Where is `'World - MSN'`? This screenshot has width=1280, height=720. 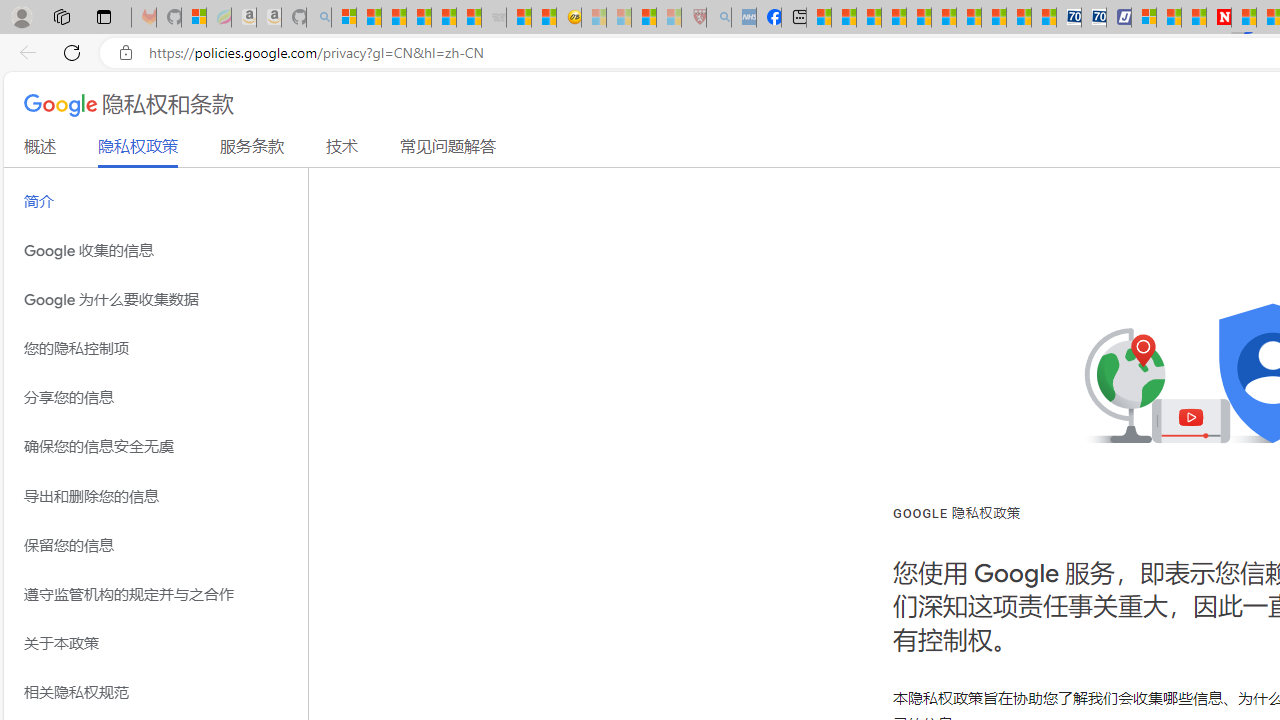
'World - MSN' is located at coordinates (868, 17).